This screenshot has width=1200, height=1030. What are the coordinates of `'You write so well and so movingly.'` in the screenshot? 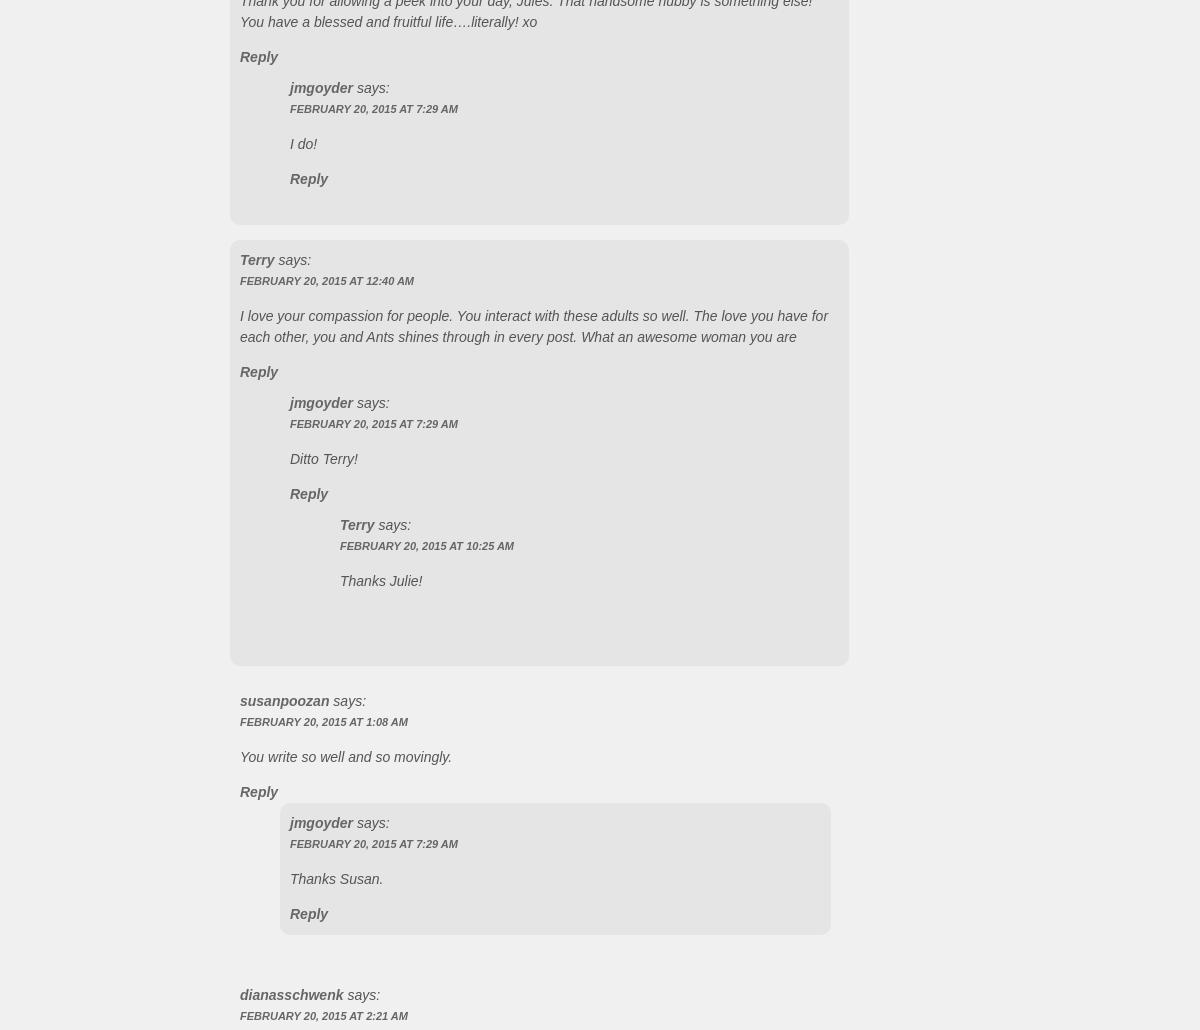 It's located at (345, 756).